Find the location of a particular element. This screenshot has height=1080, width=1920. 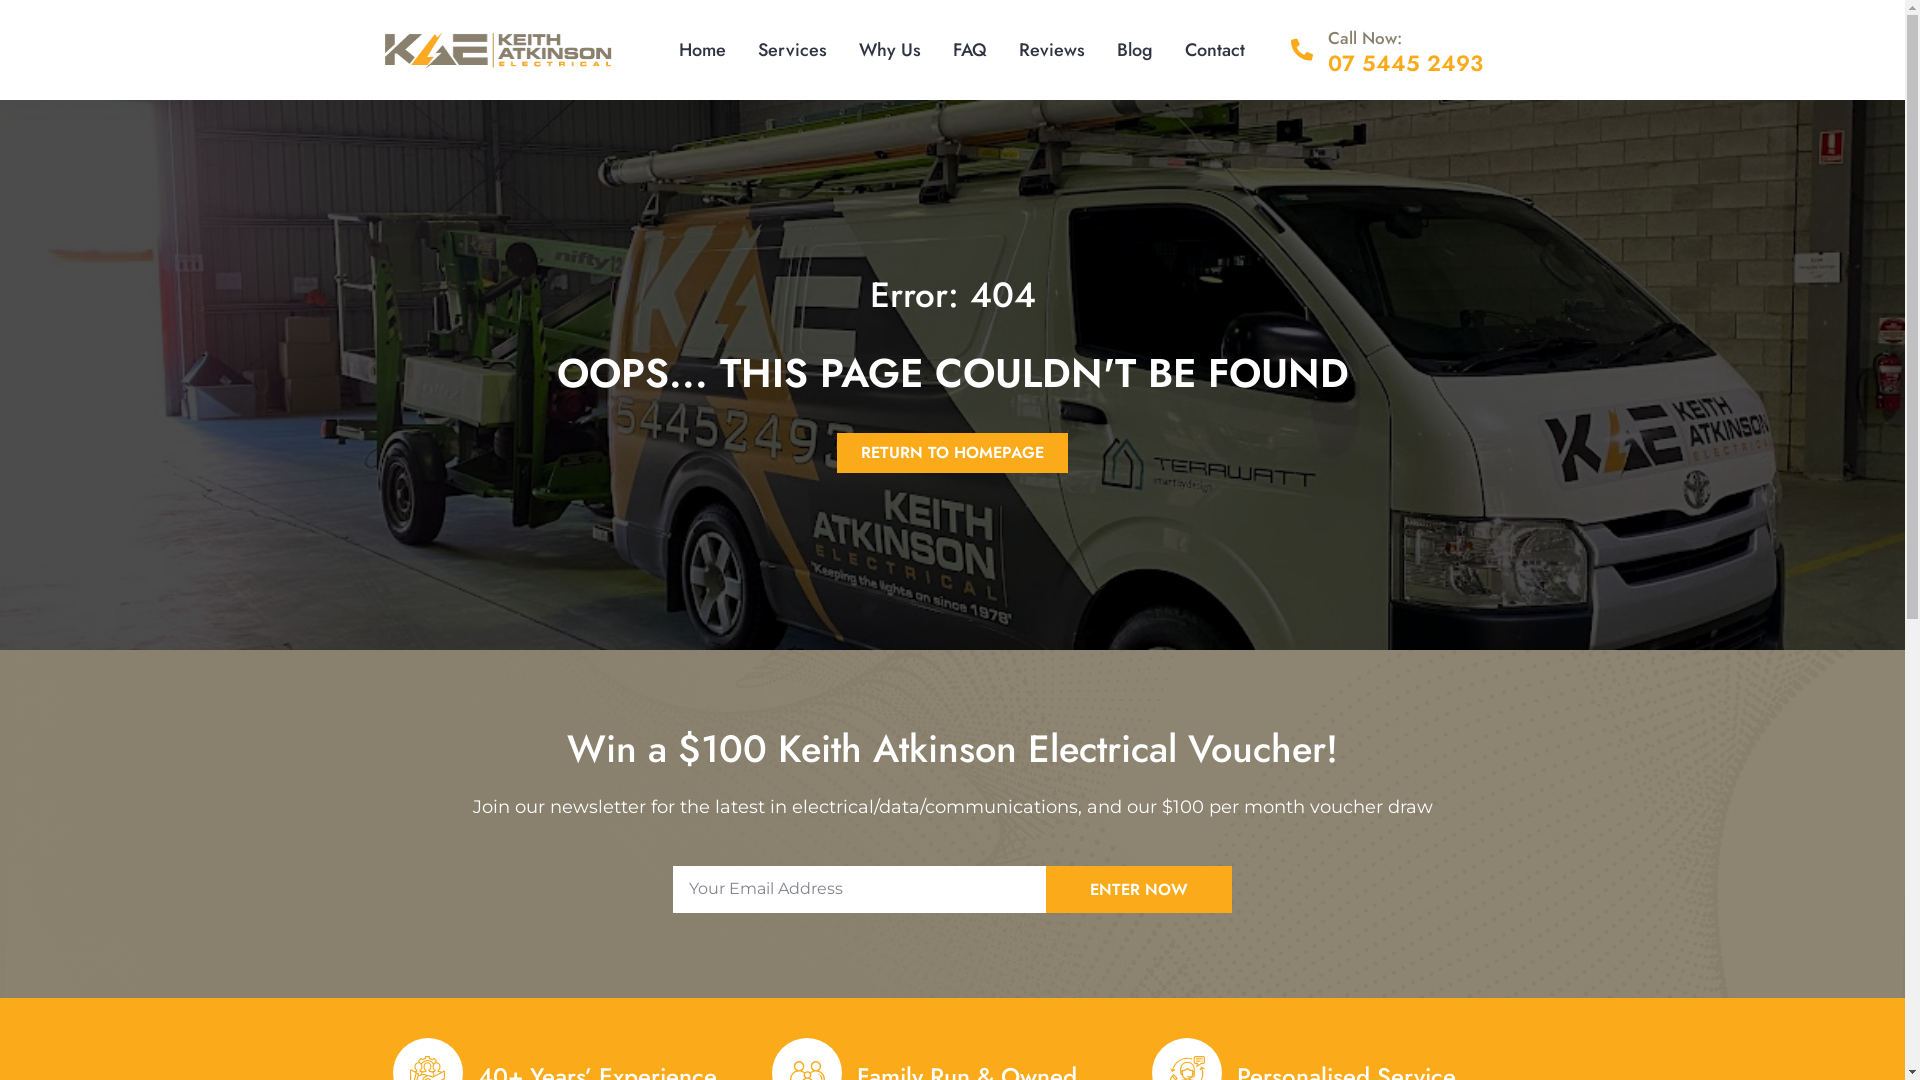

'FAQ' is located at coordinates (969, 49).